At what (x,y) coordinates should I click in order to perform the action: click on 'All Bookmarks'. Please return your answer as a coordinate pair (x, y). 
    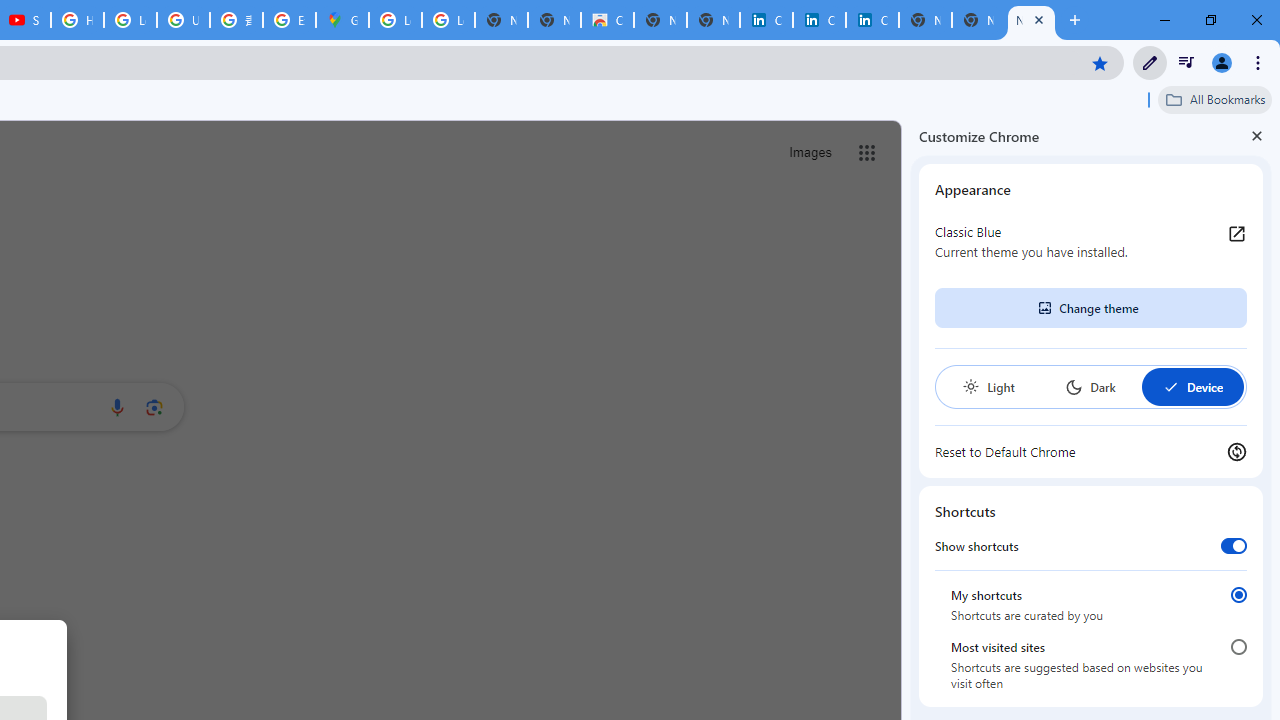
    Looking at the image, I should click on (1214, 99).